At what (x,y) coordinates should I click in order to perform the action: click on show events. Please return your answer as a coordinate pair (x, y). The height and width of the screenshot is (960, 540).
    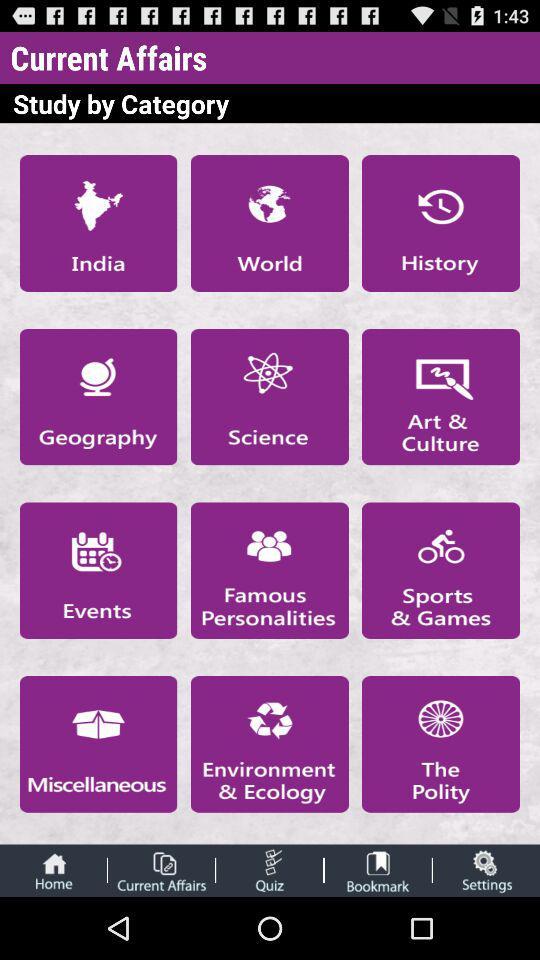
    Looking at the image, I should click on (97, 570).